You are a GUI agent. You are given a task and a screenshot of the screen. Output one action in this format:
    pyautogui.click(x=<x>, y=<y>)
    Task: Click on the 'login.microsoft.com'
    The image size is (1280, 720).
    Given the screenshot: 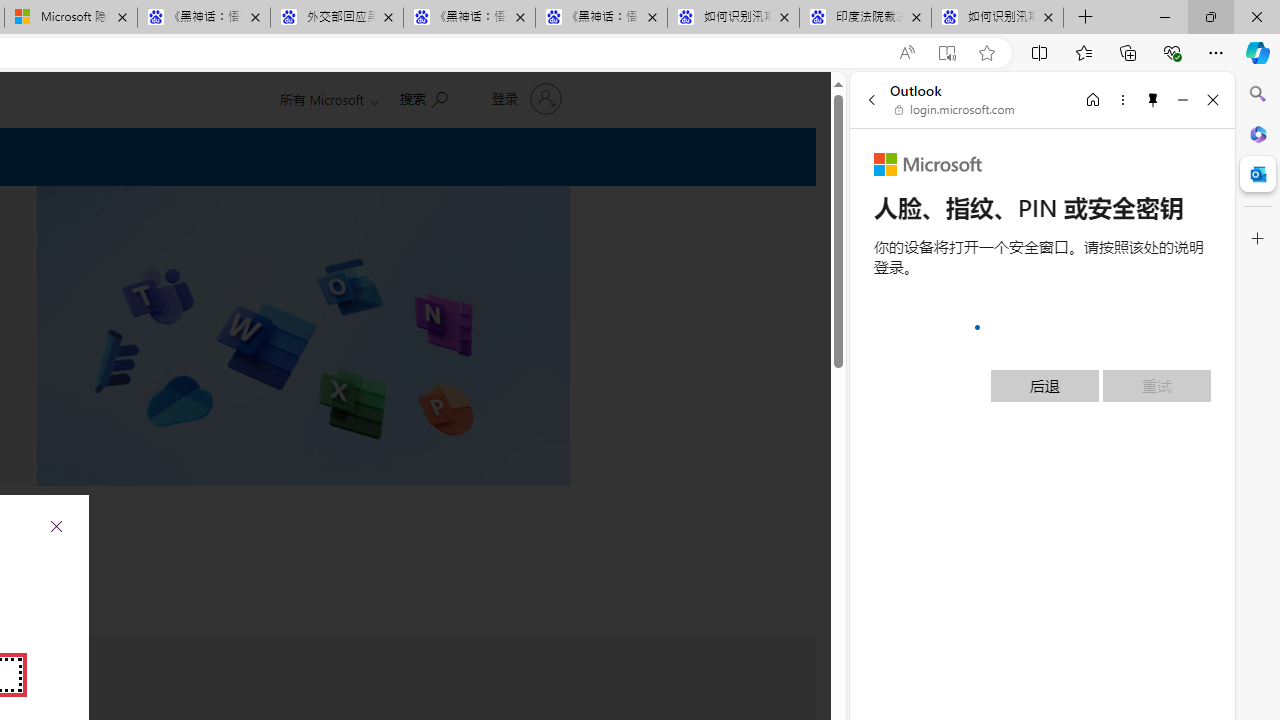 What is the action you would take?
    pyautogui.click(x=954, y=110)
    